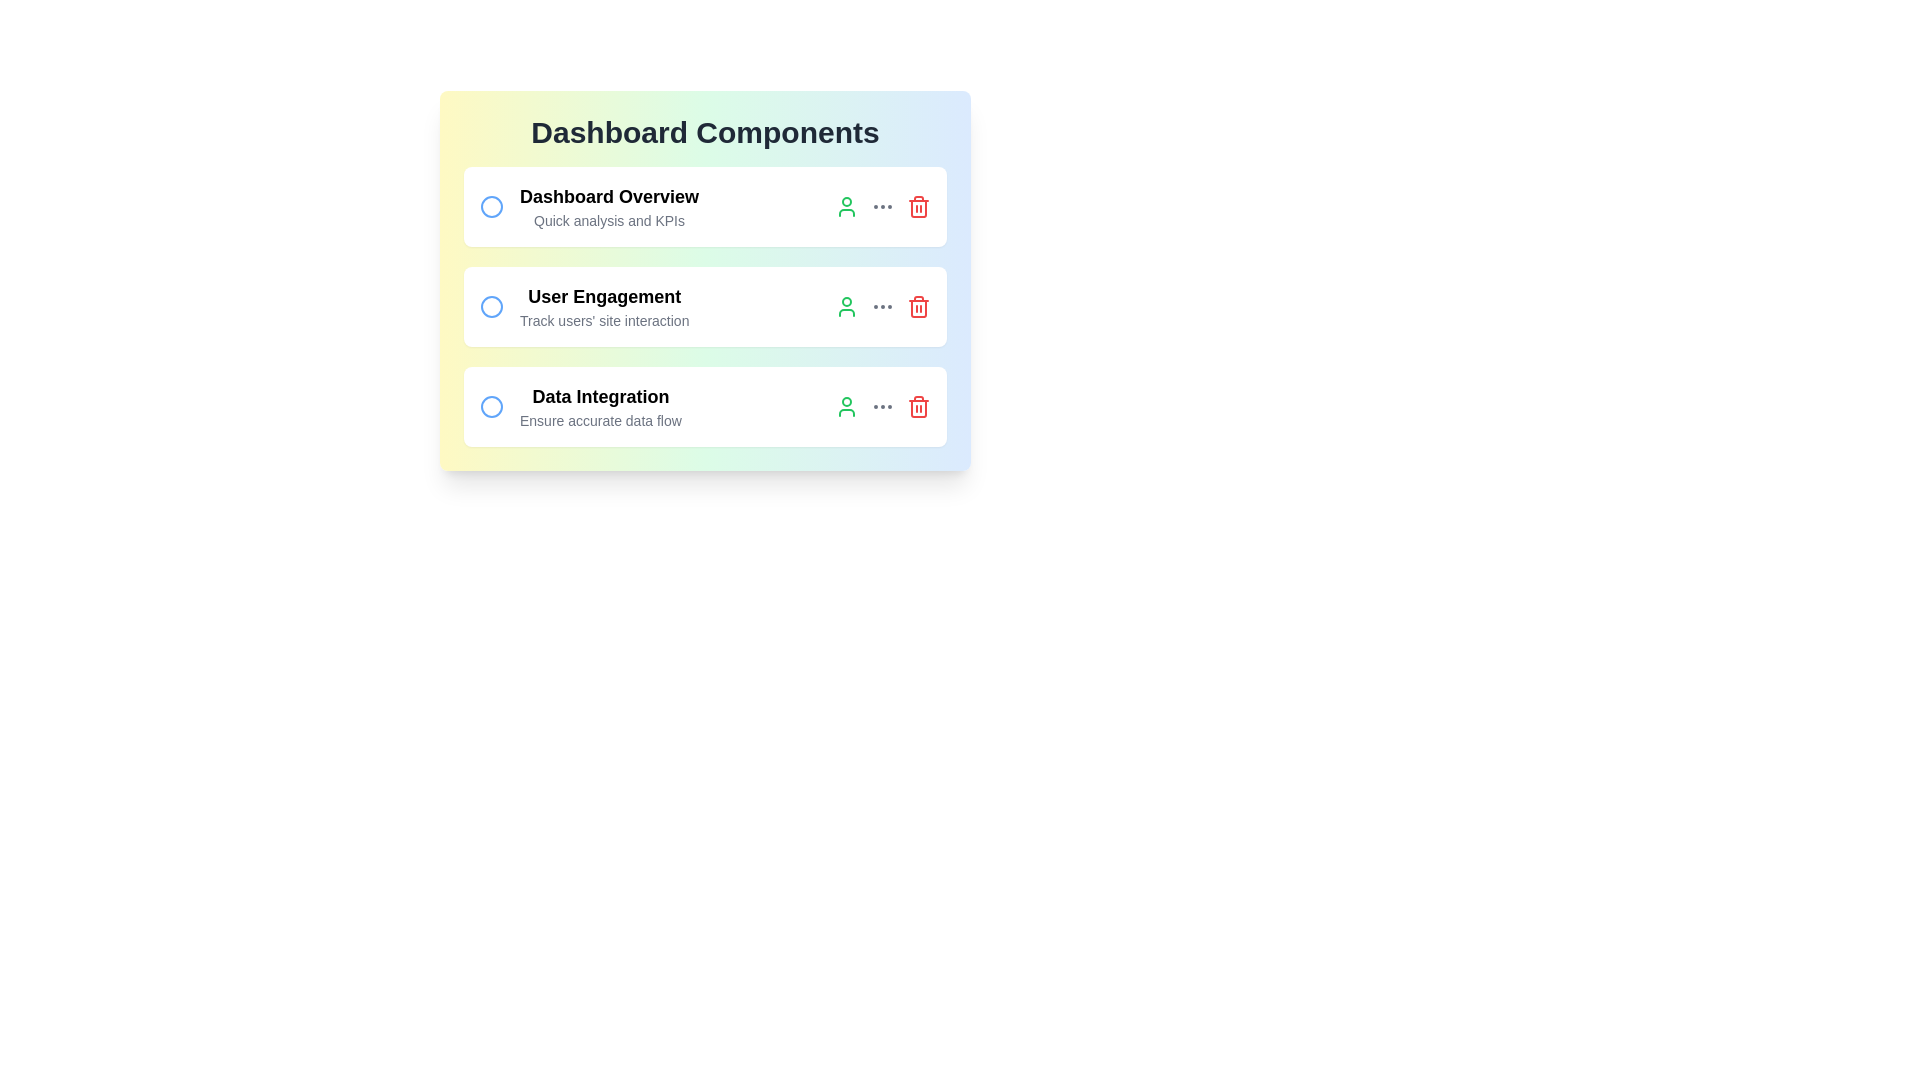 The image size is (1920, 1080). Describe the element at coordinates (846, 207) in the screenshot. I see `the user icon to reveal its tooltip or animation` at that location.